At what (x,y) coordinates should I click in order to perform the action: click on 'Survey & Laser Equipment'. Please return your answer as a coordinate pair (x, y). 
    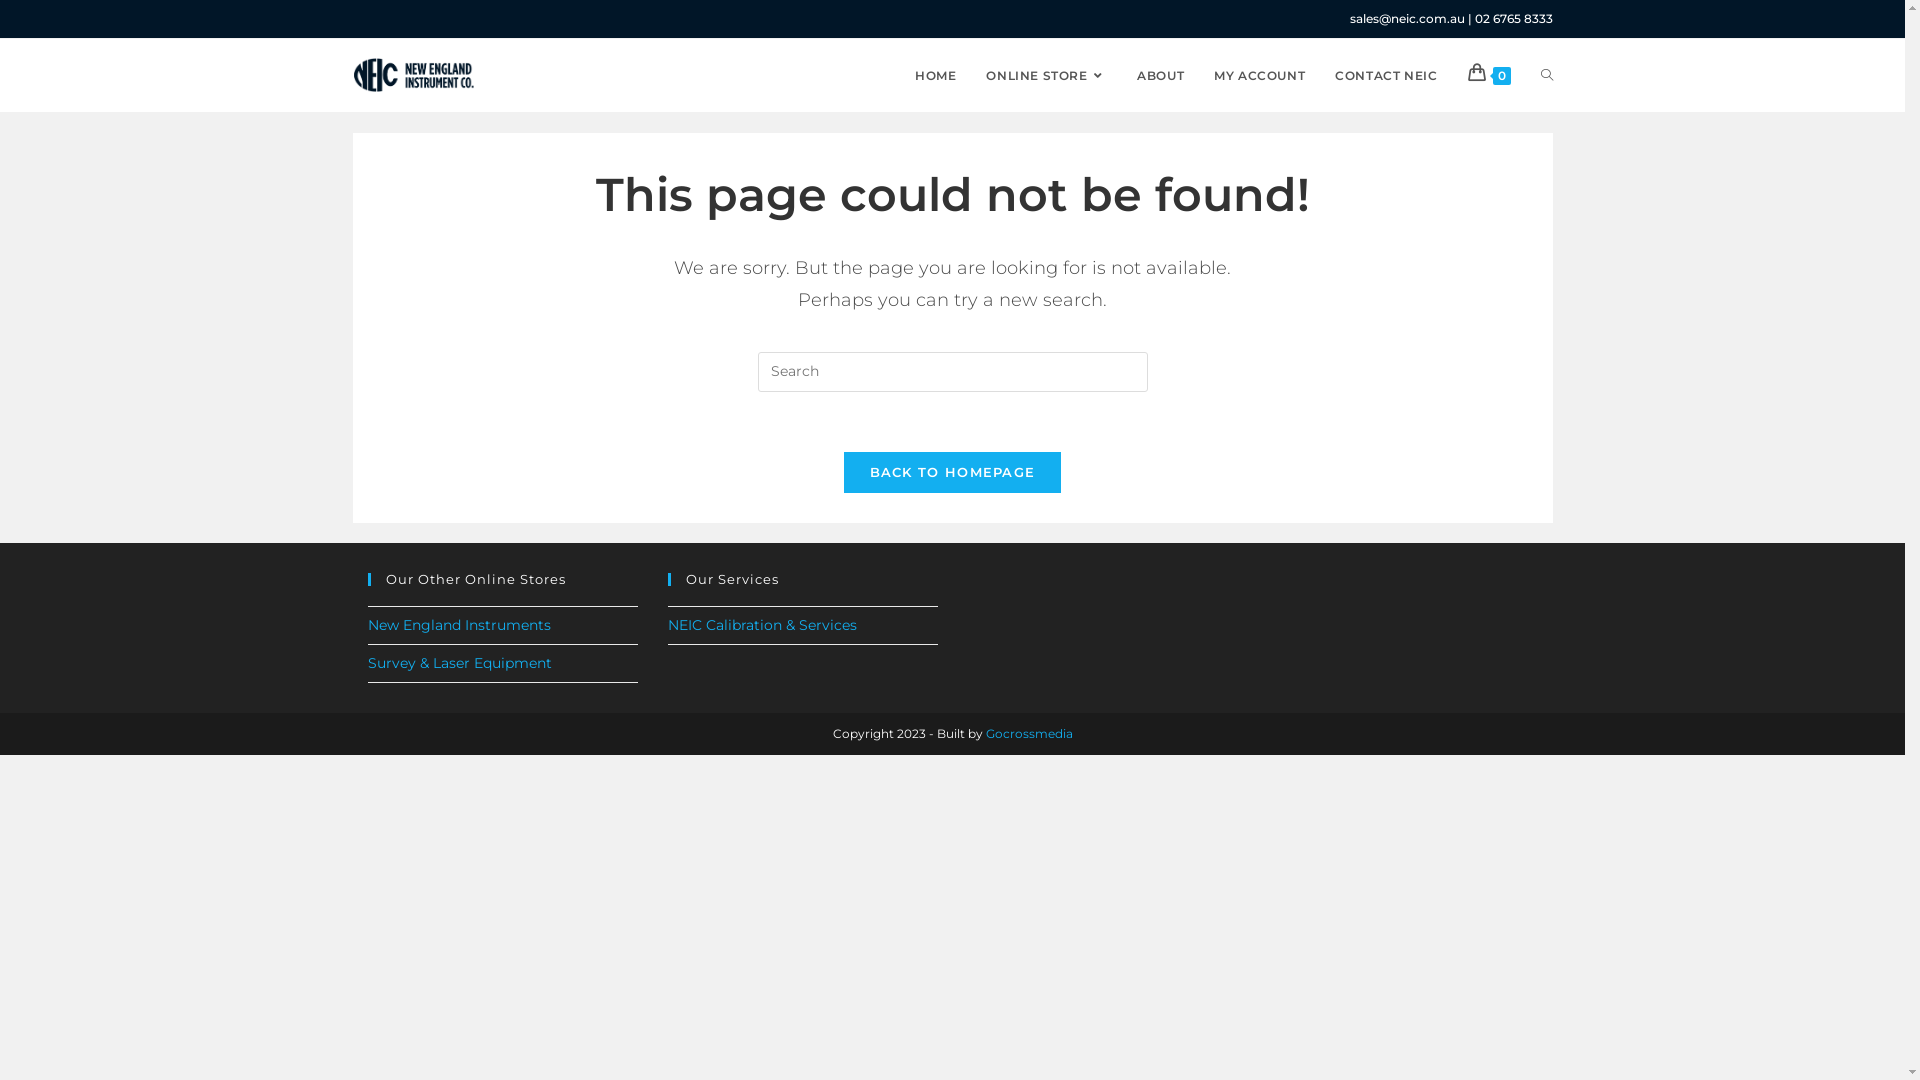
    Looking at the image, I should click on (459, 663).